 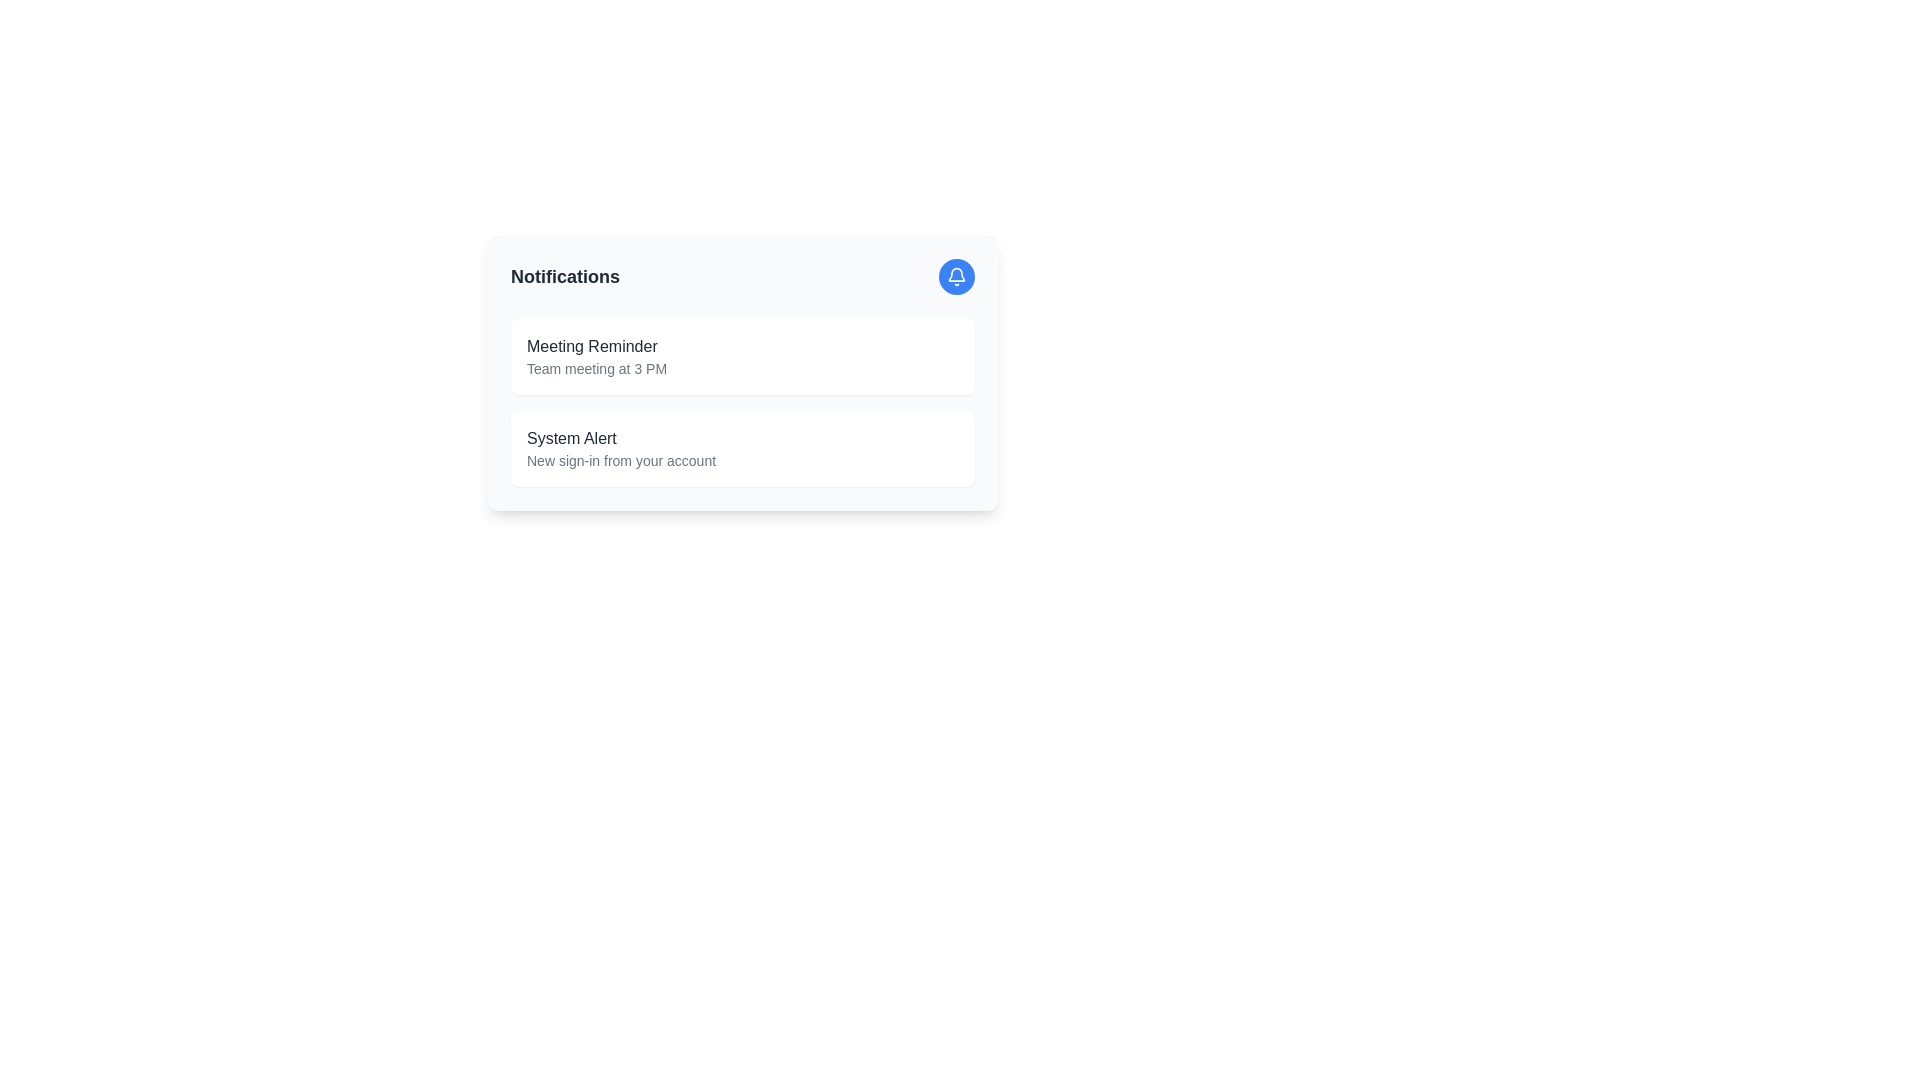 I want to click on the Icon button with a blue background, so click(x=955, y=277).